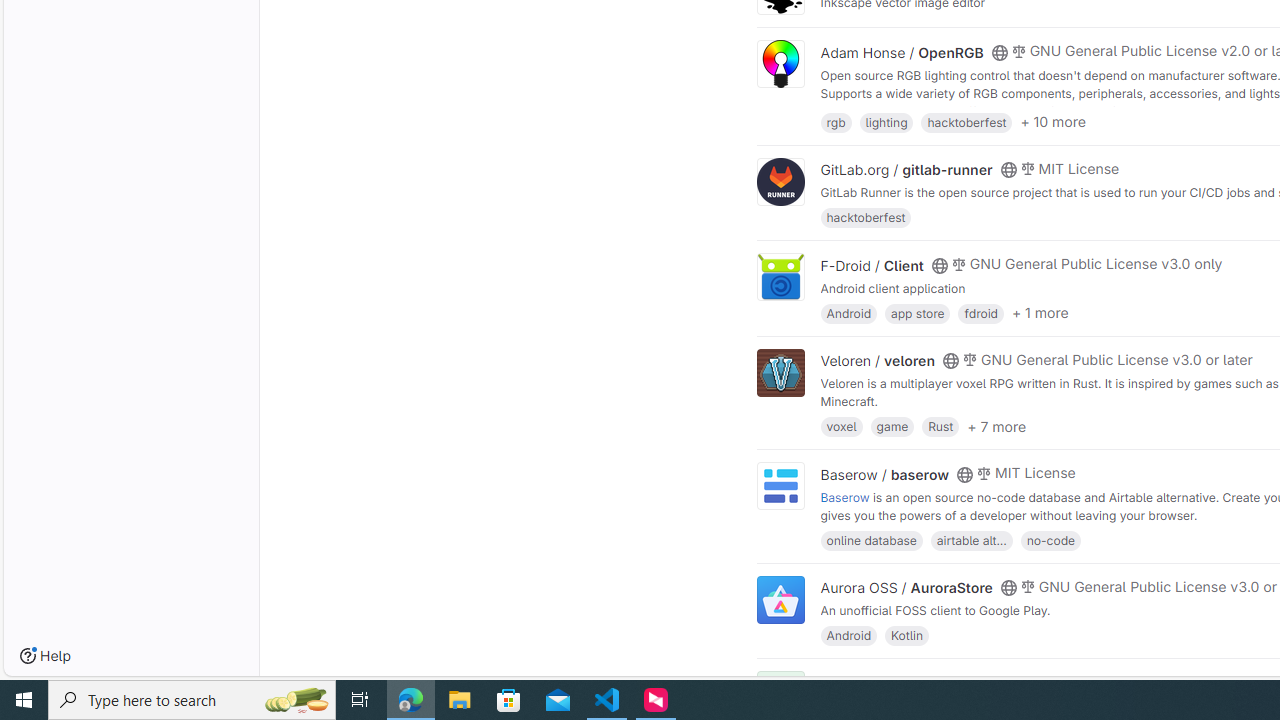 The image size is (1280, 720). What do you see at coordinates (885, 121) in the screenshot?
I see `'lighting'` at bounding box center [885, 121].